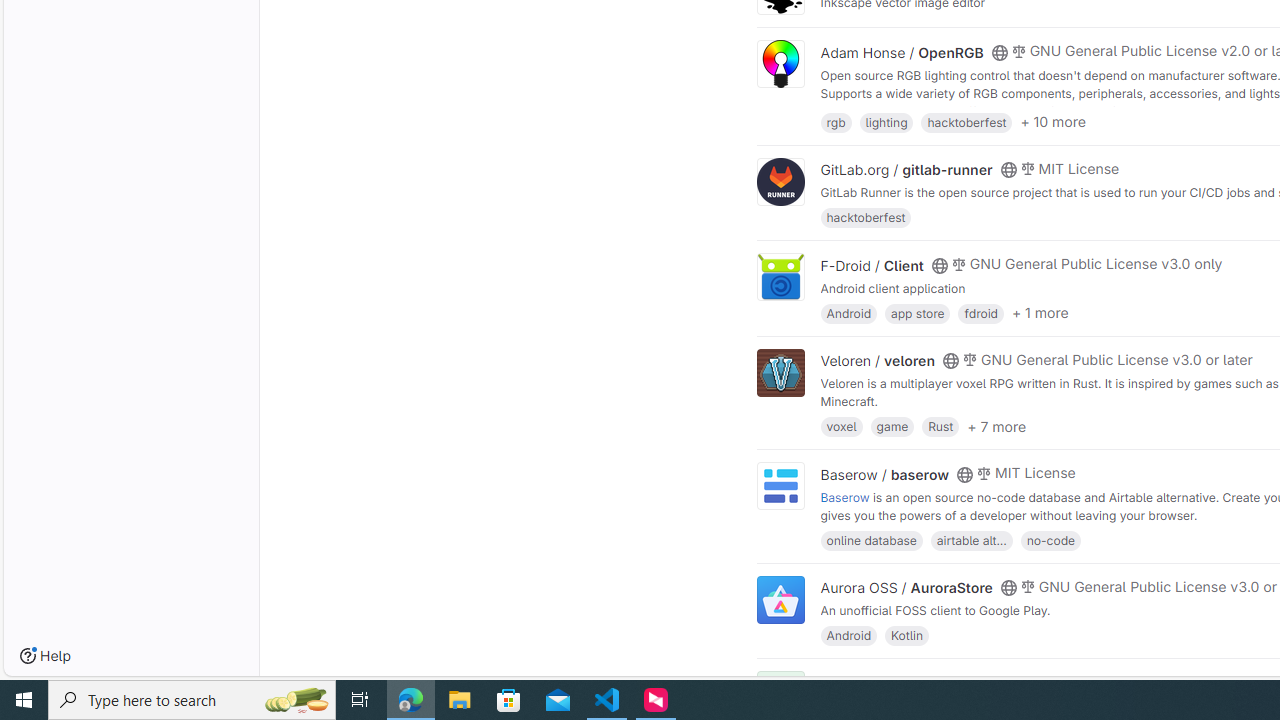 The image size is (1280, 720). What do you see at coordinates (885, 121) in the screenshot?
I see `'lighting'` at bounding box center [885, 121].